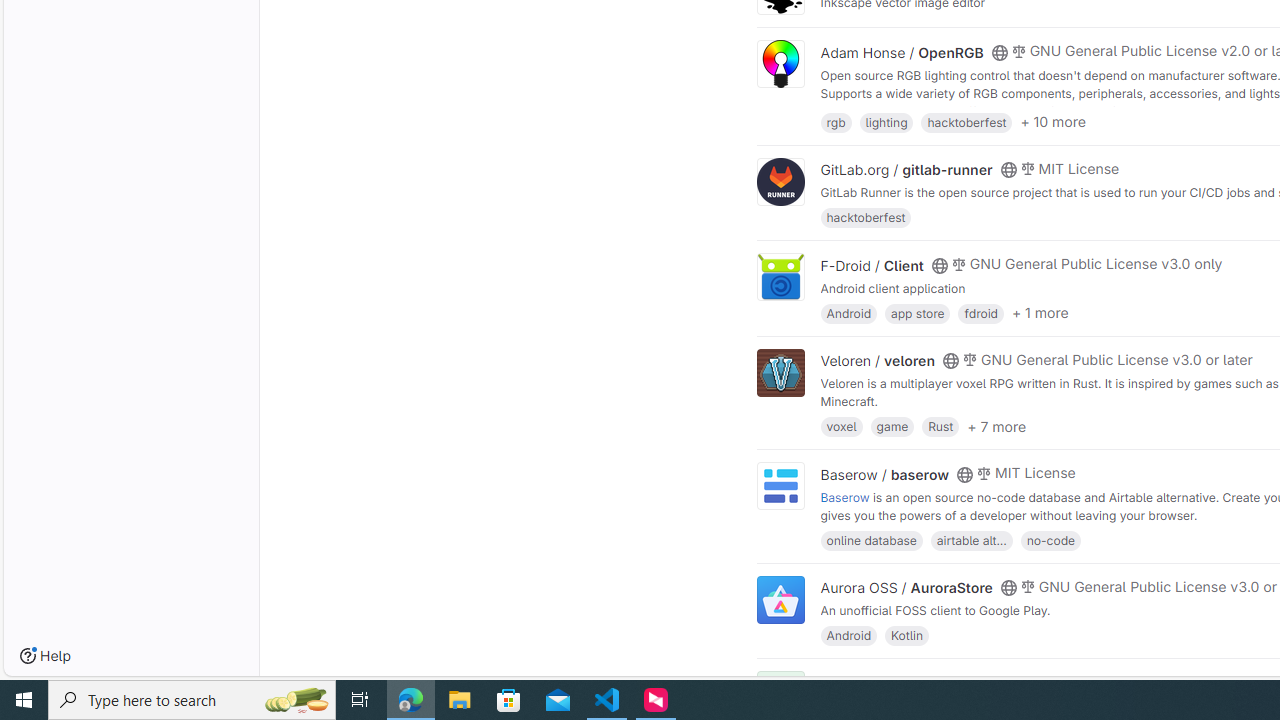 The image size is (1280, 720). What do you see at coordinates (885, 121) in the screenshot?
I see `'lighting'` at bounding box center [885, 121].